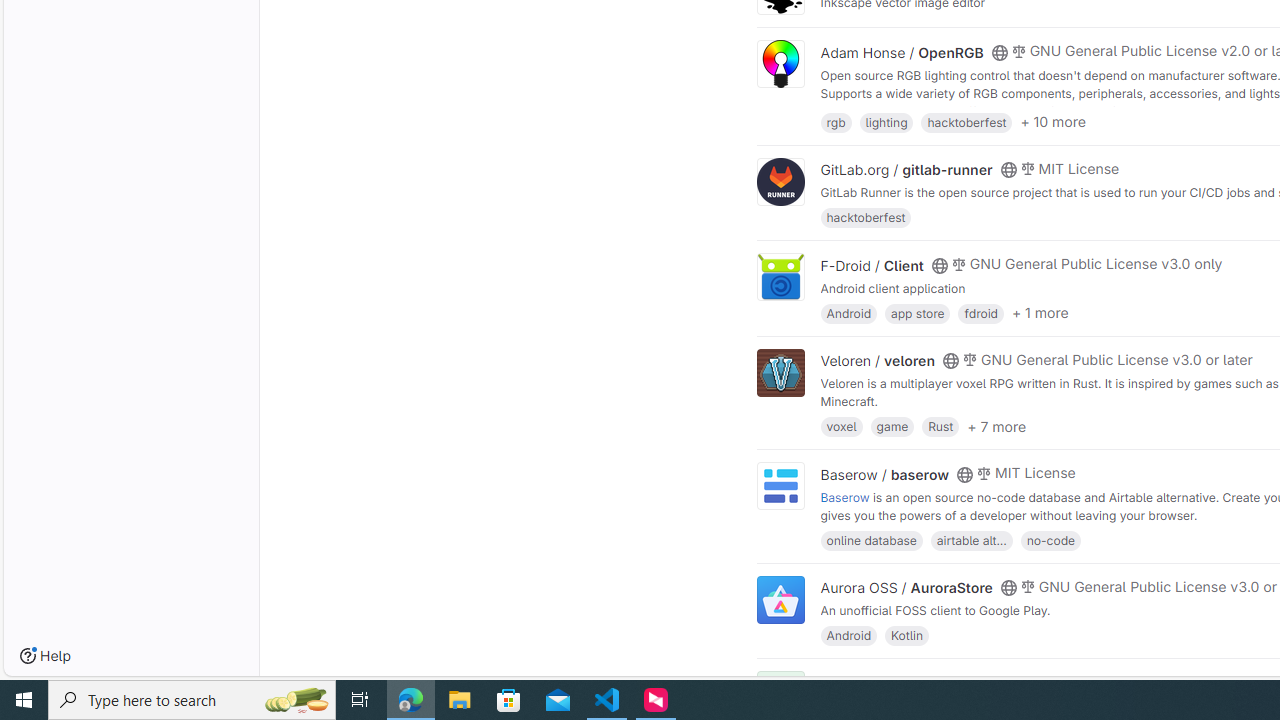 The image size is (1280, 720). What do you see at coordinates (885, 121) in the screenshot?
I see `'lighting'` at bounding box center [885, 121].